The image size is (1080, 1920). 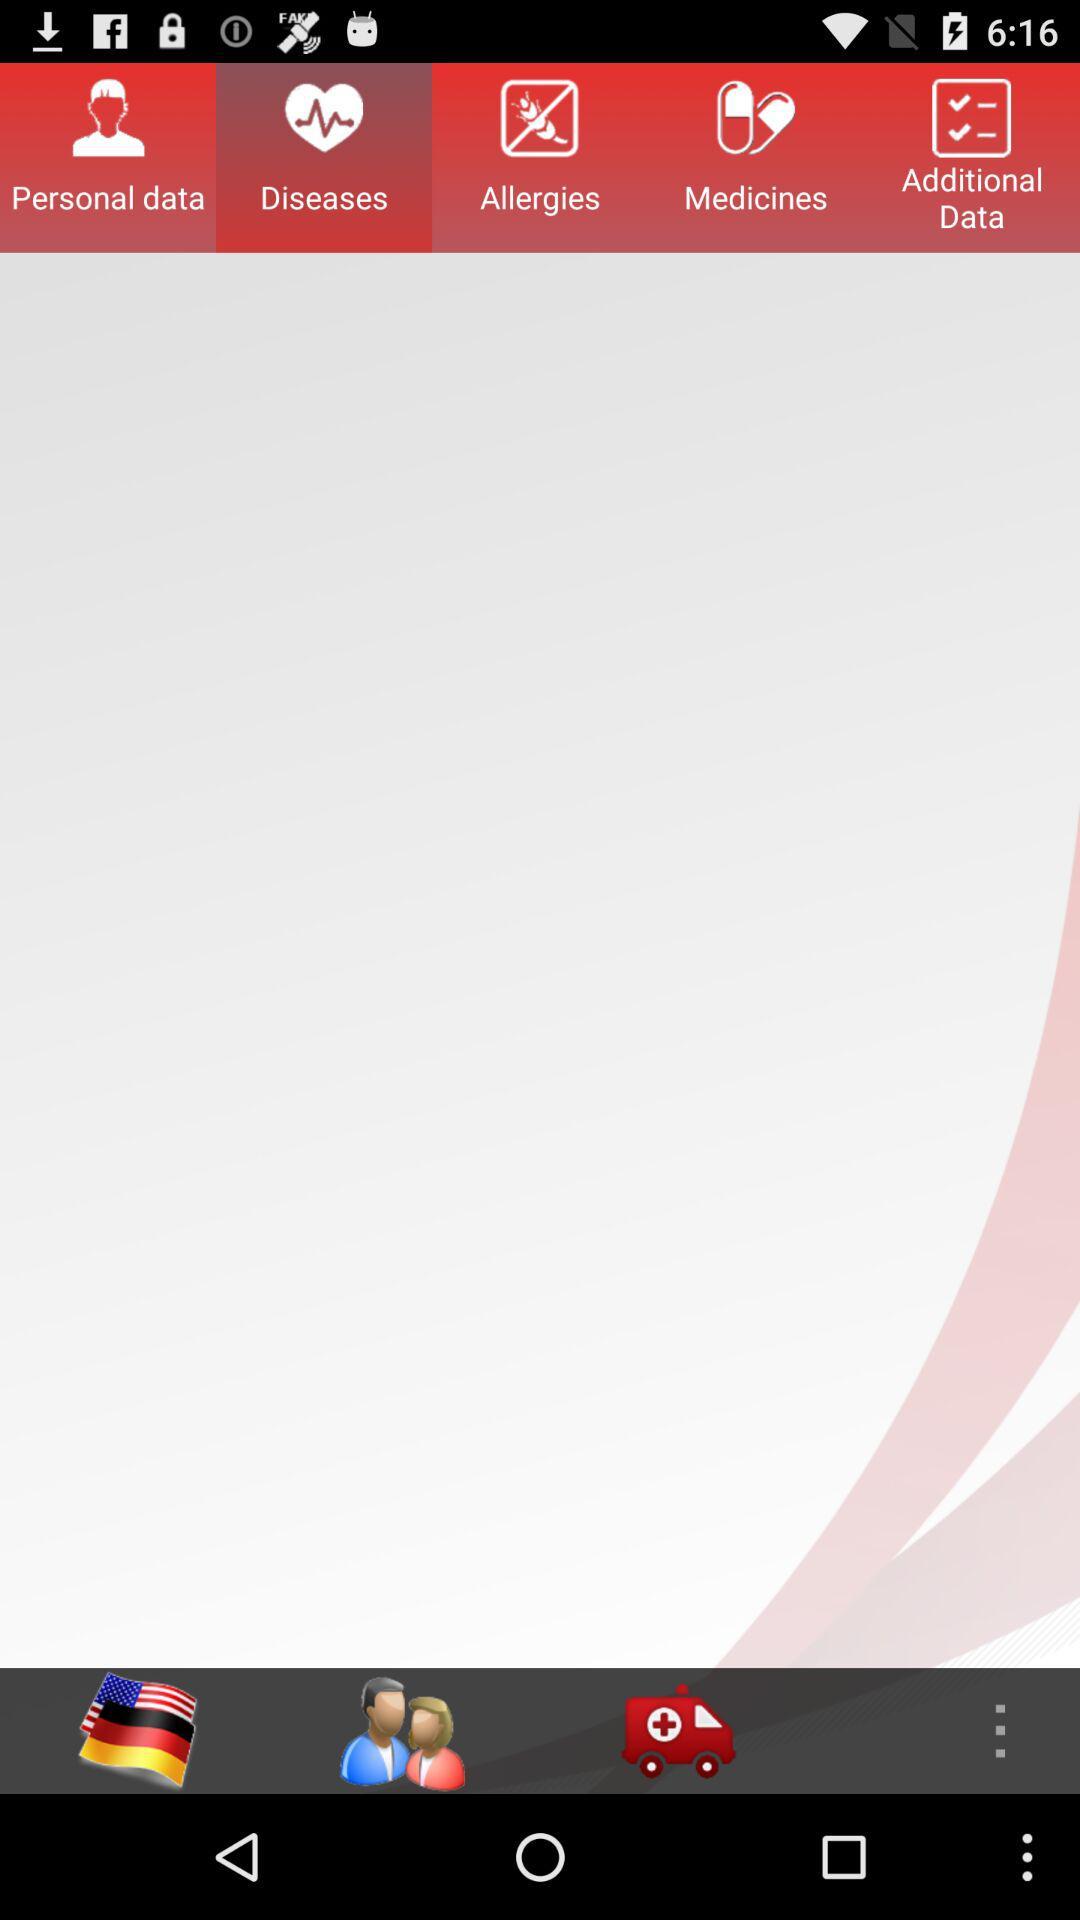 What do you see at coordinates (540, 156) in the screenshot?
I see `allergies button` at bounding box center [540, 156].